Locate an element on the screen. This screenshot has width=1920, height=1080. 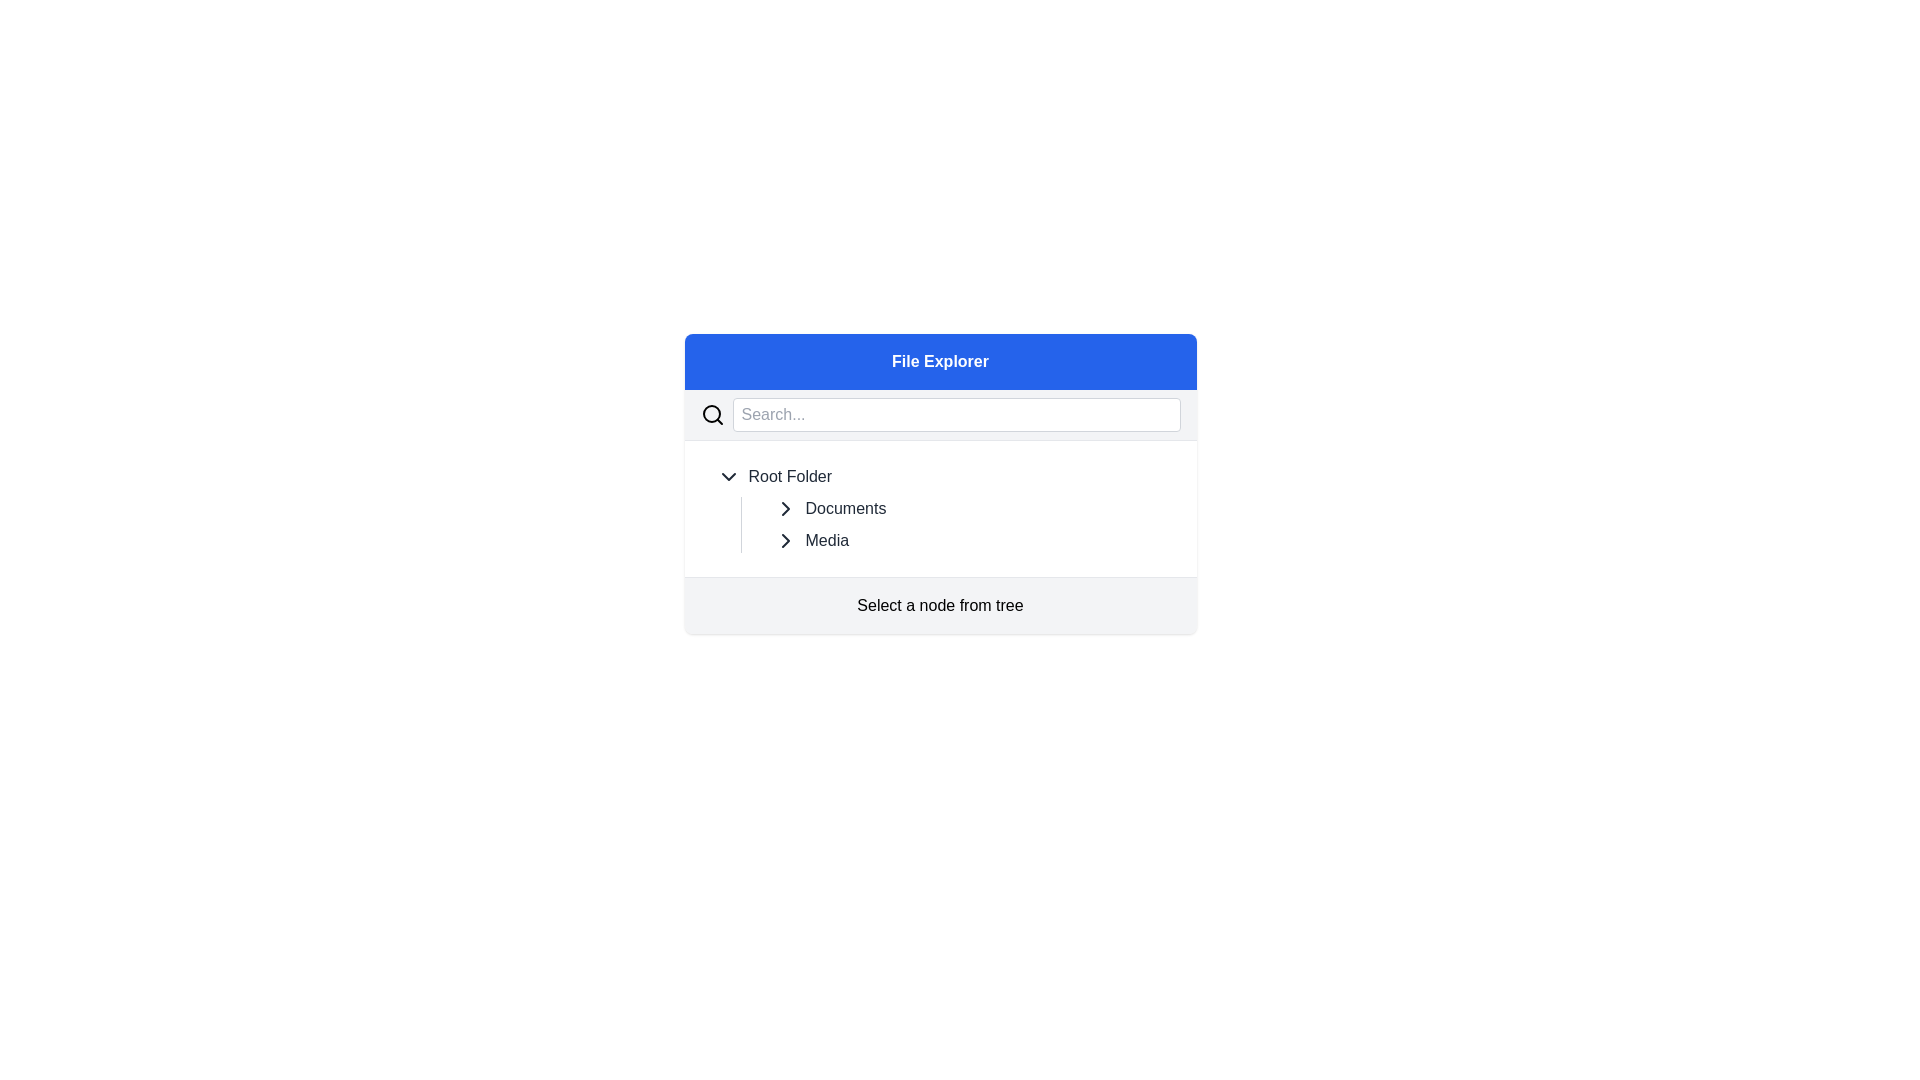
the right-pointing chevron icon located in the 'Media' row of the tree view is located at coordinates (784, 540).